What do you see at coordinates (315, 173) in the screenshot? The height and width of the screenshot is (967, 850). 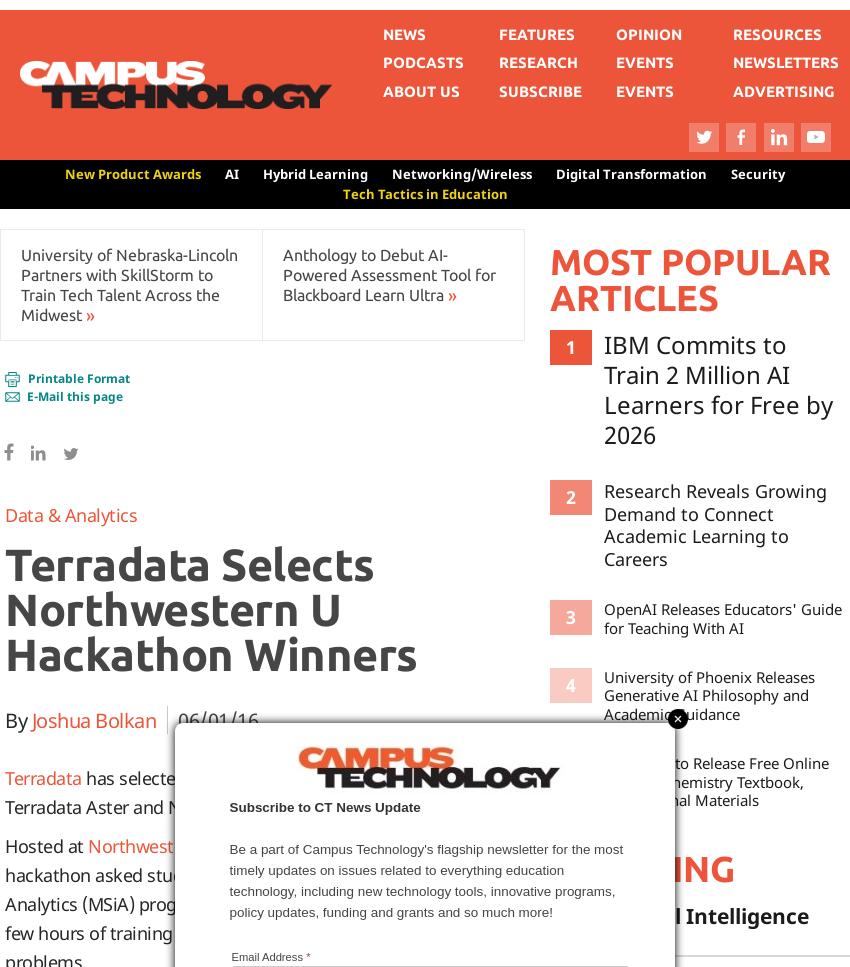 I see `'Hybrid Learning'` at bounding box center [315, 173].